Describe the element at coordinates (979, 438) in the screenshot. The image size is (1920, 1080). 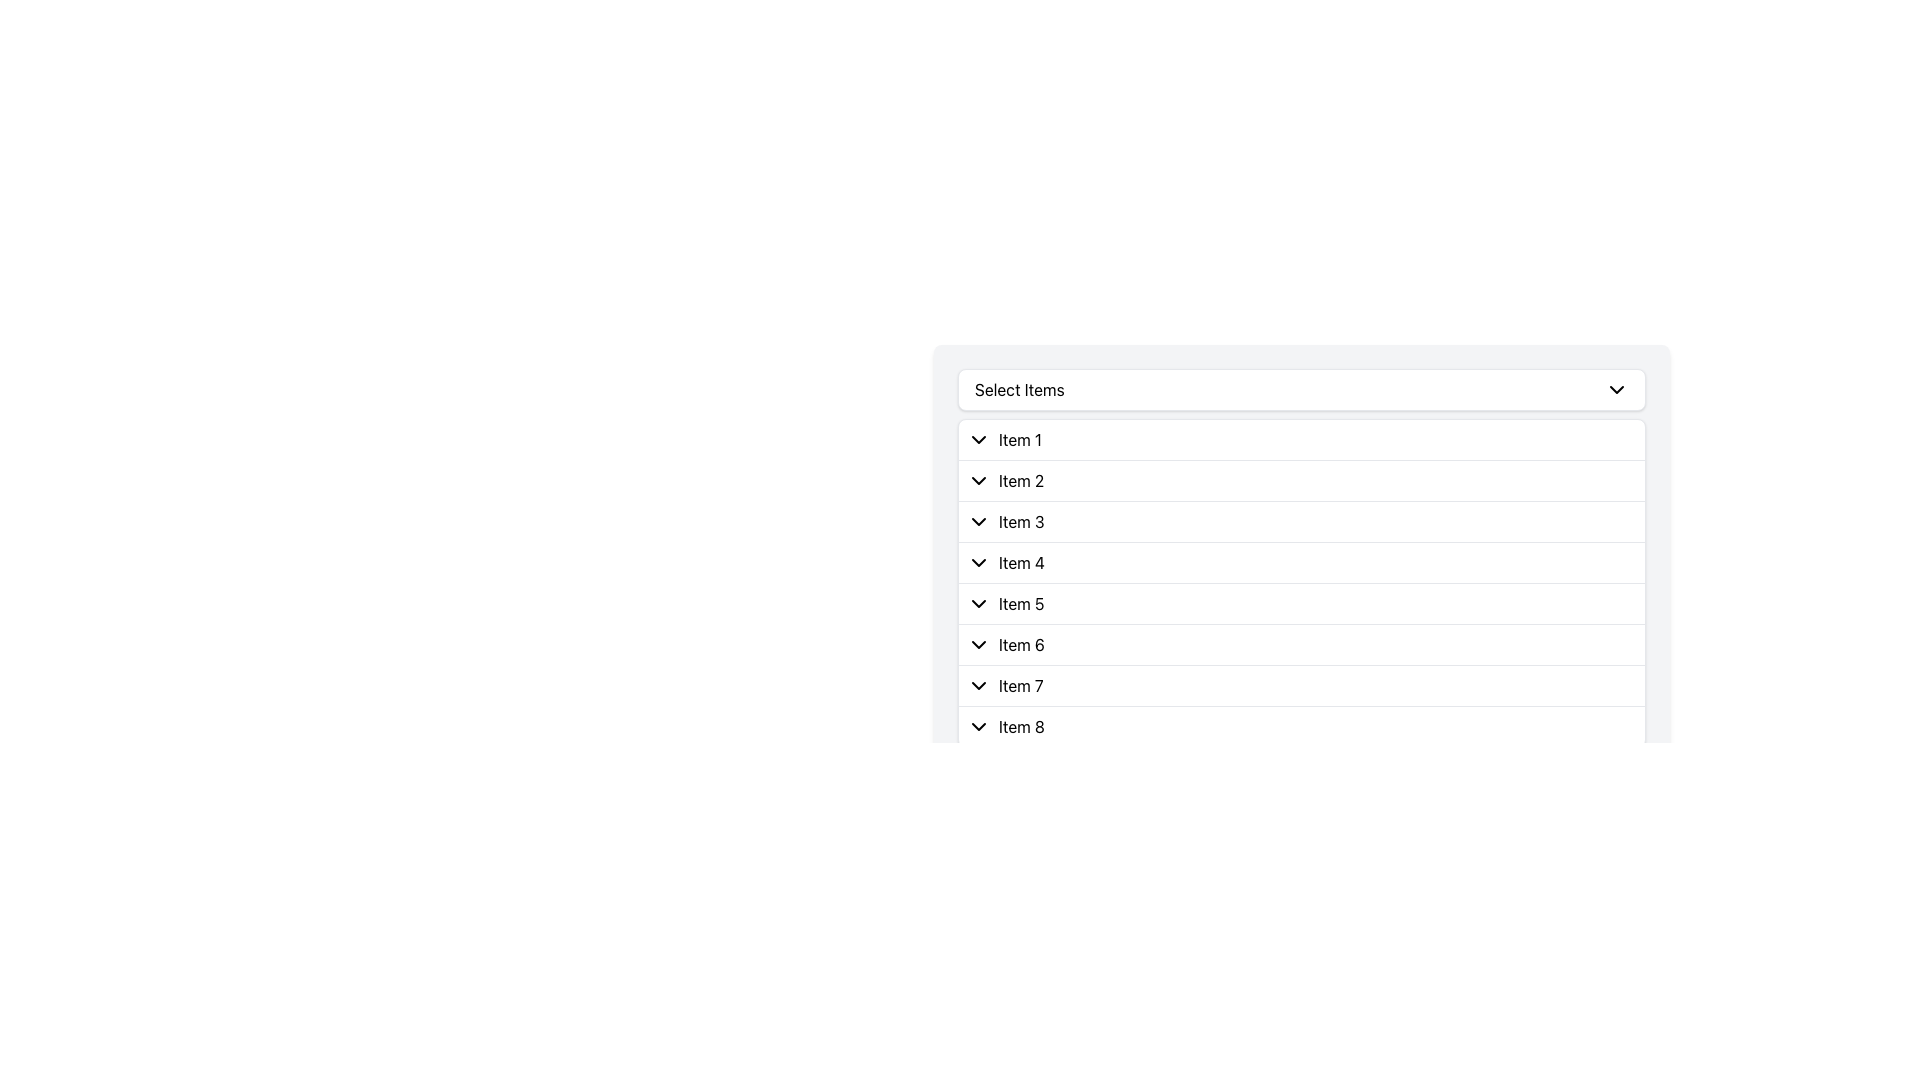
I see `the Chevron Down icon located to the left of 'Item 1', which indicates expandable content` at that location.